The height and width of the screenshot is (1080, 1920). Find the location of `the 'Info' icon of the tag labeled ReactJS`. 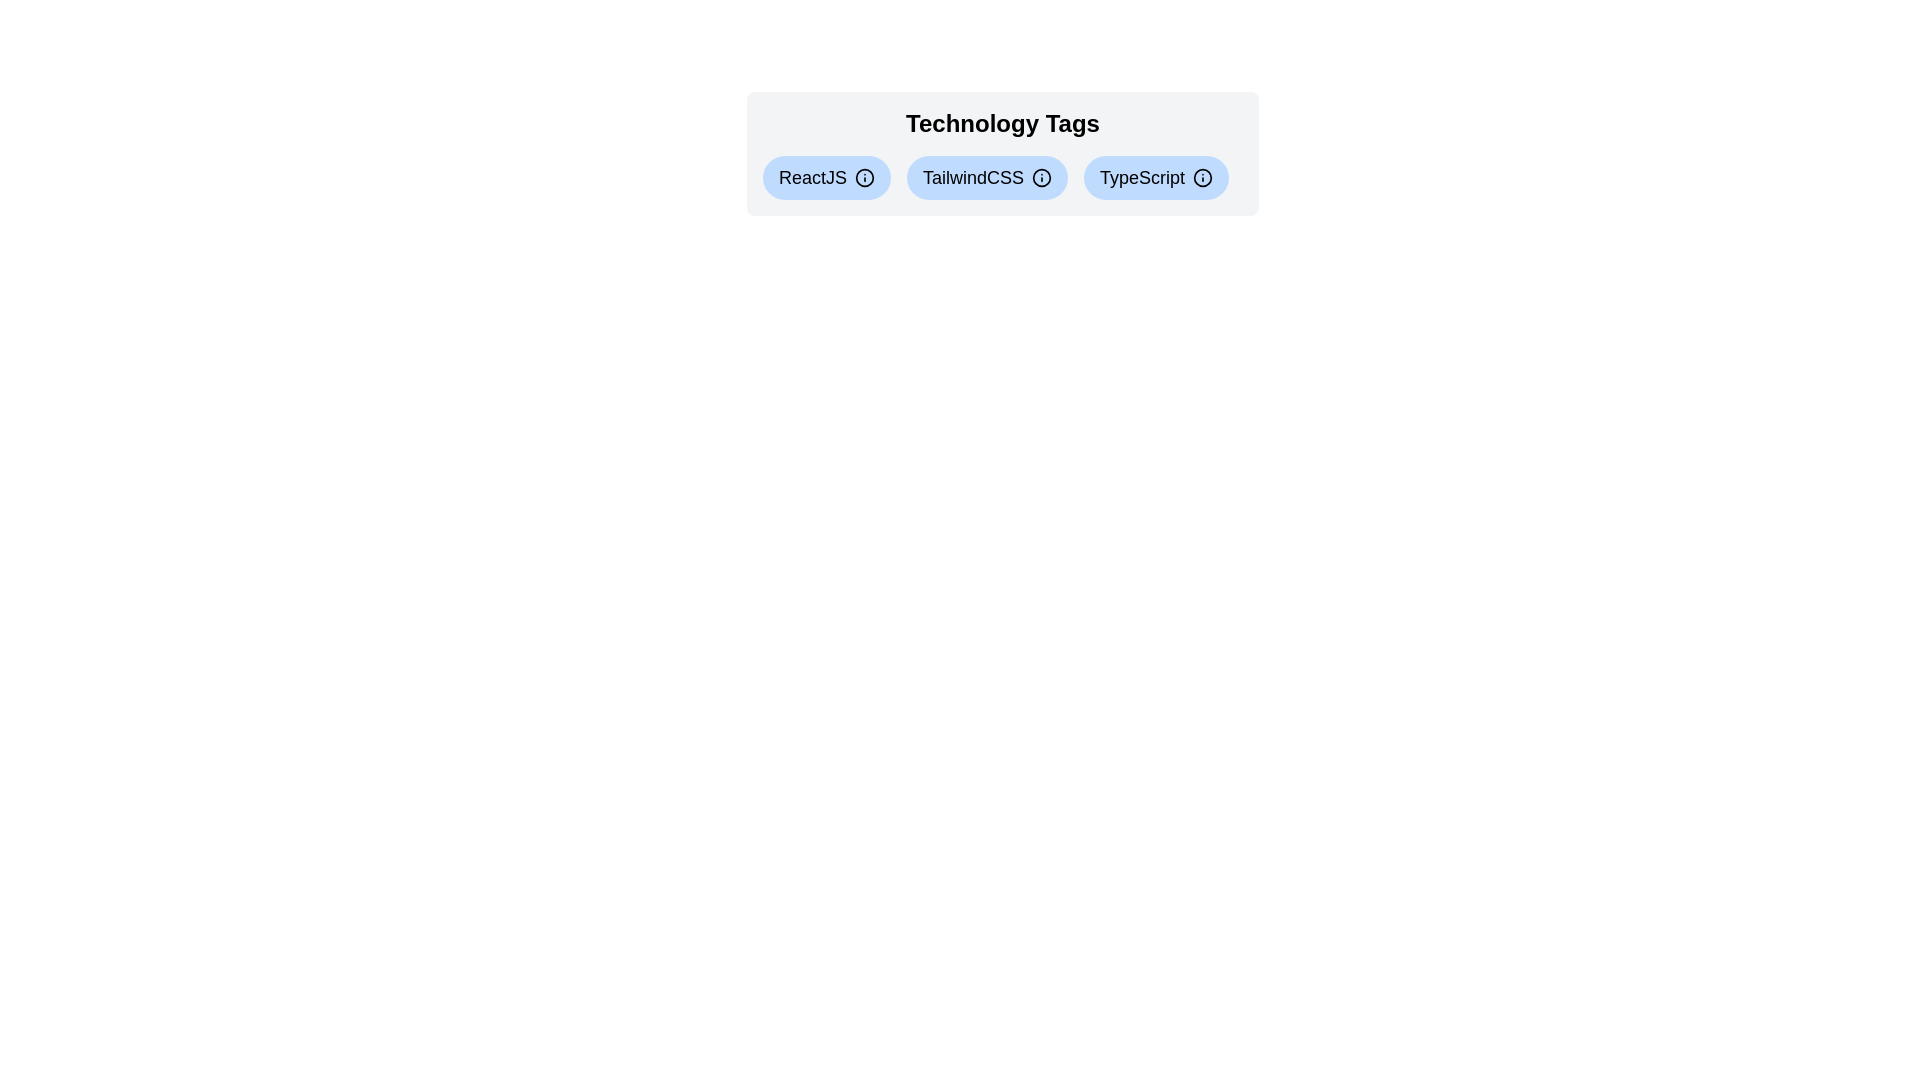

the 'Info' icon of the tag labeled ReactJS is located at coordinates (864, 176).